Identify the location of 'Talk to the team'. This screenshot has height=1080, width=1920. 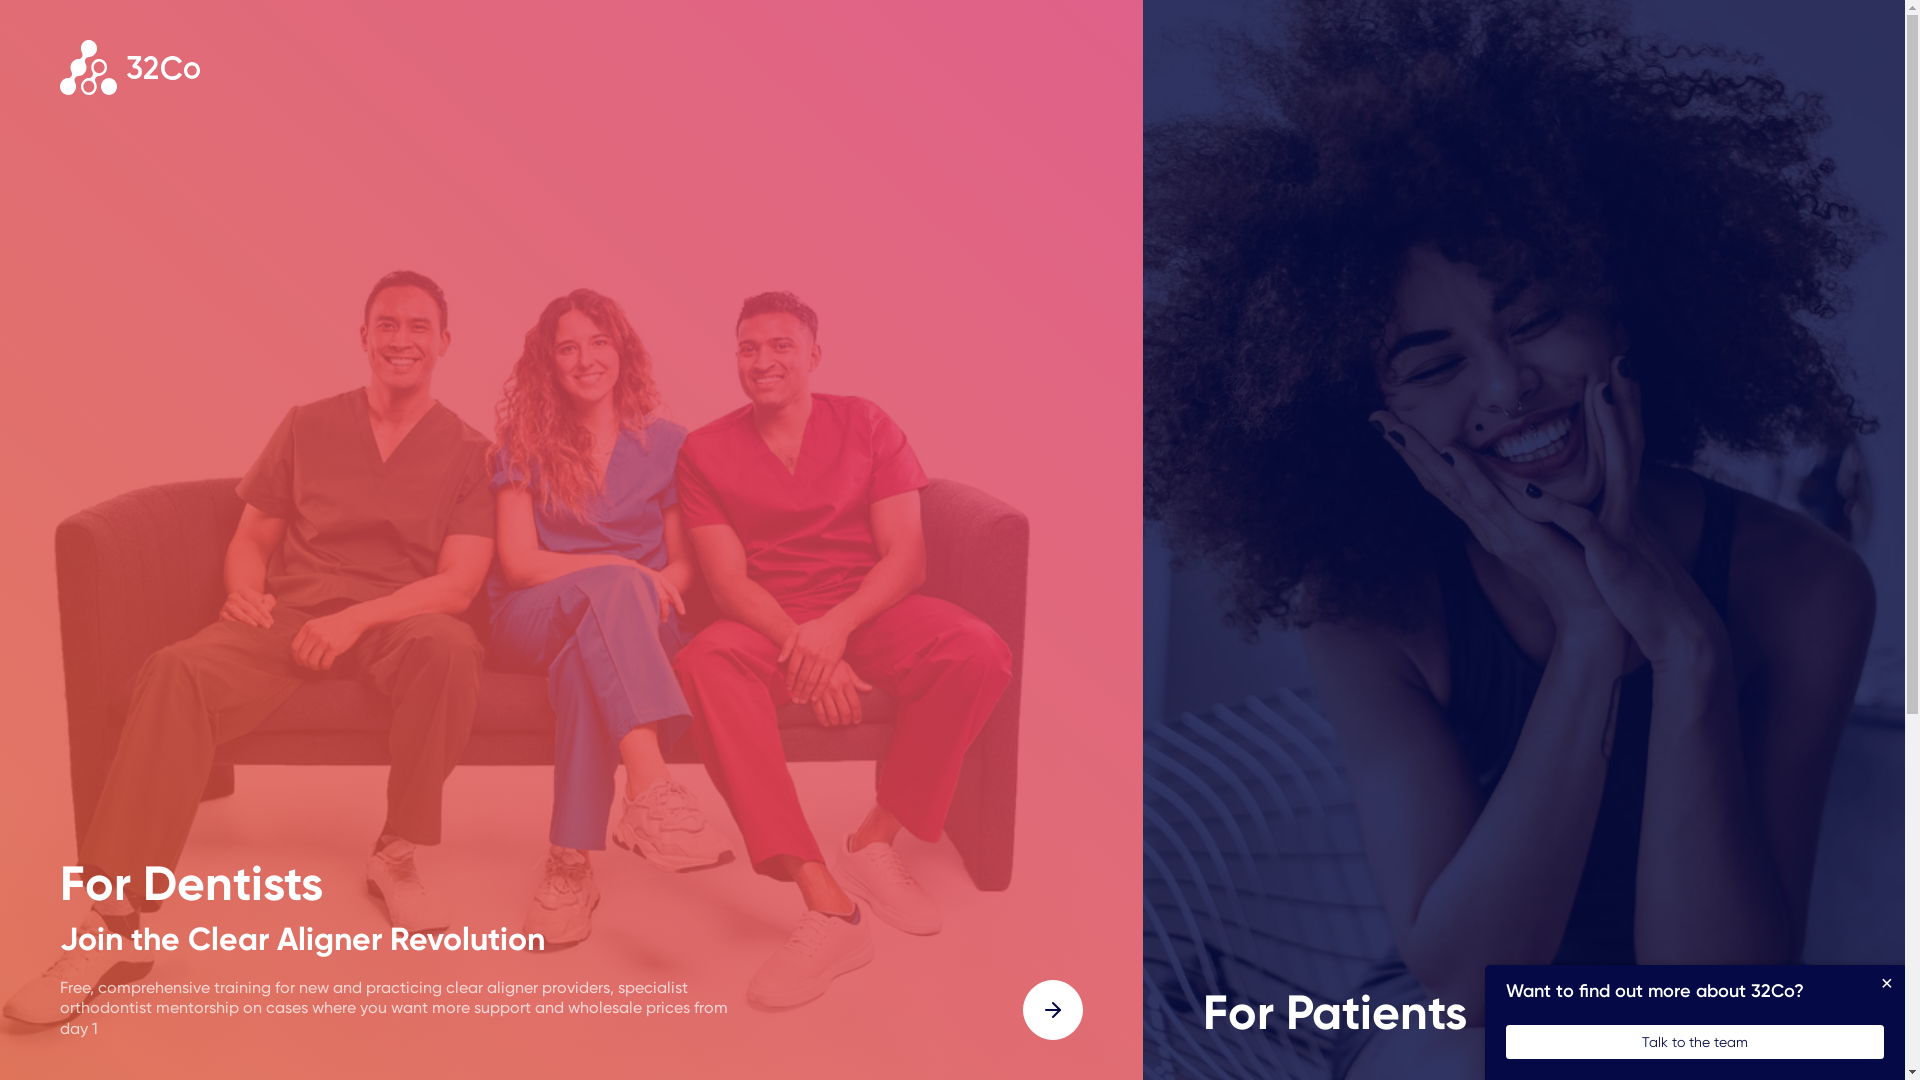
(1693, 1040).